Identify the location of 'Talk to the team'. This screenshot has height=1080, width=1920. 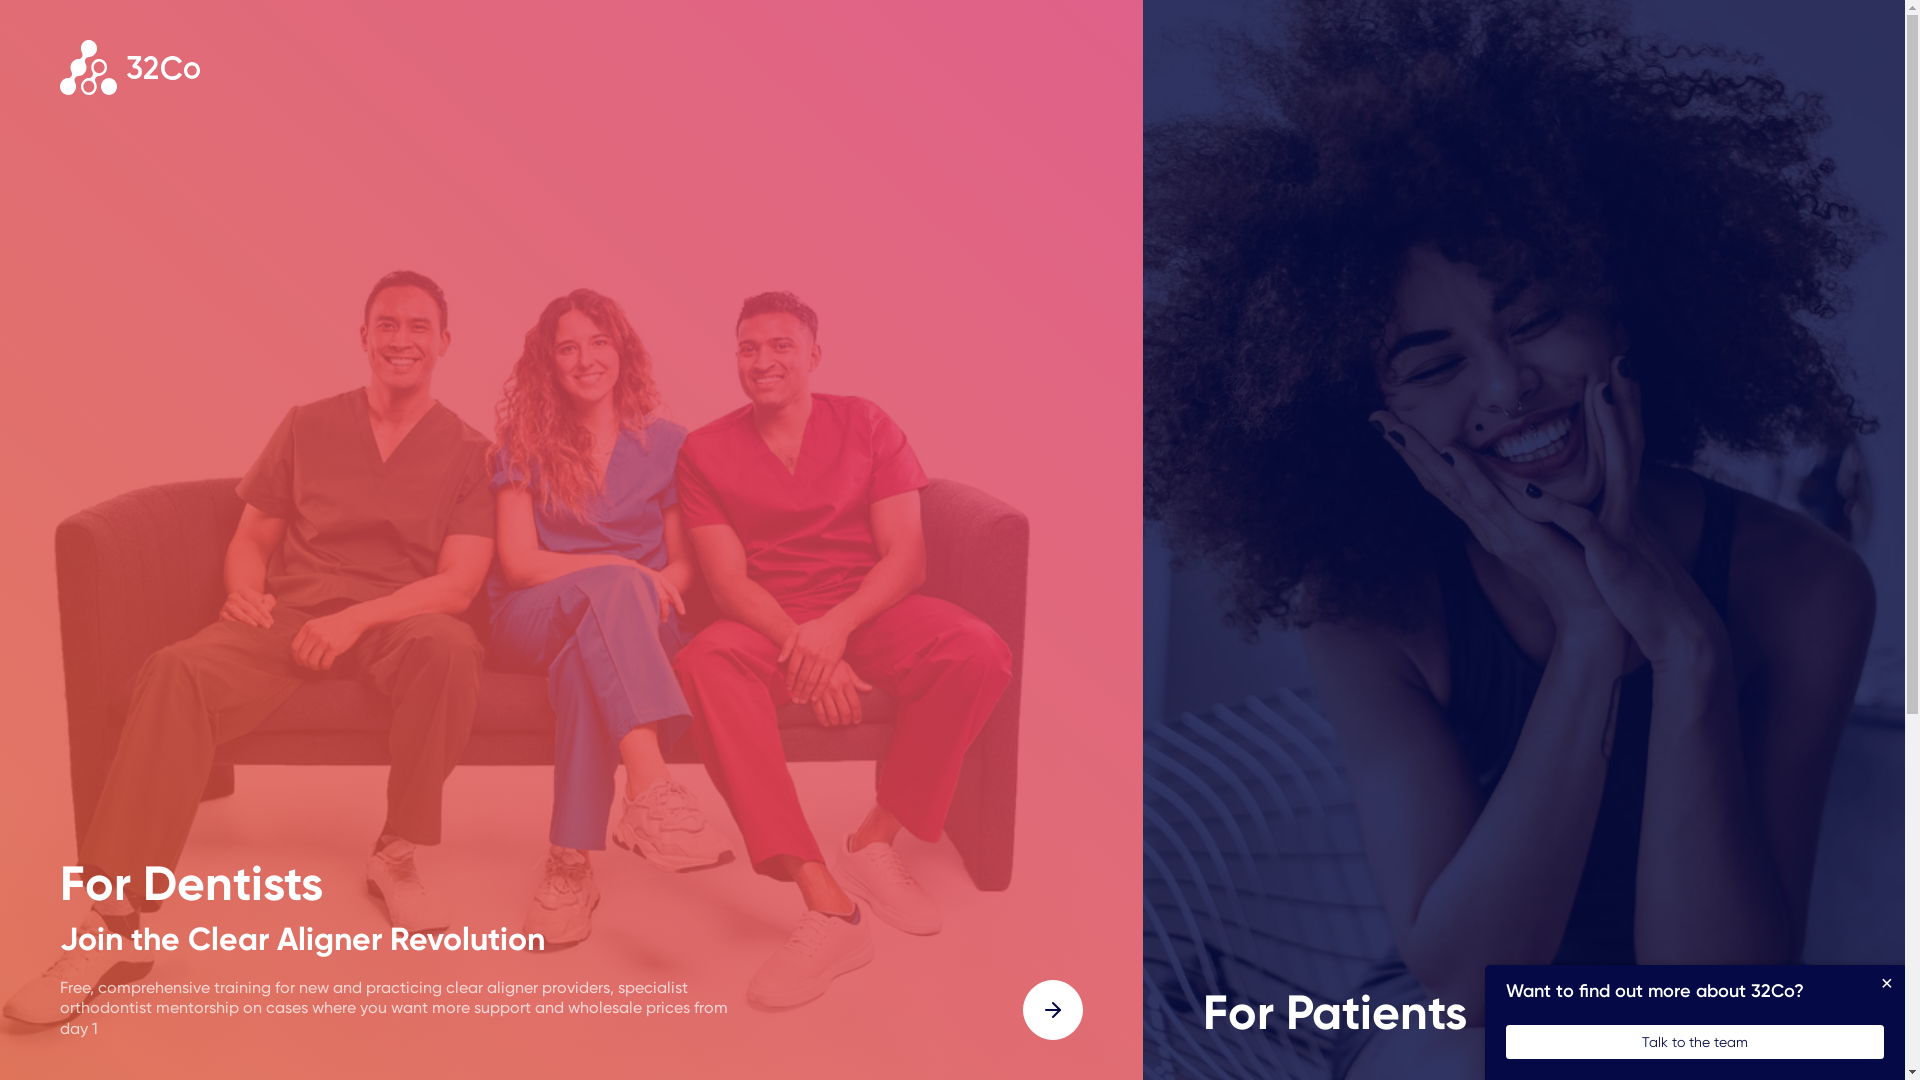
(1693, 1040).